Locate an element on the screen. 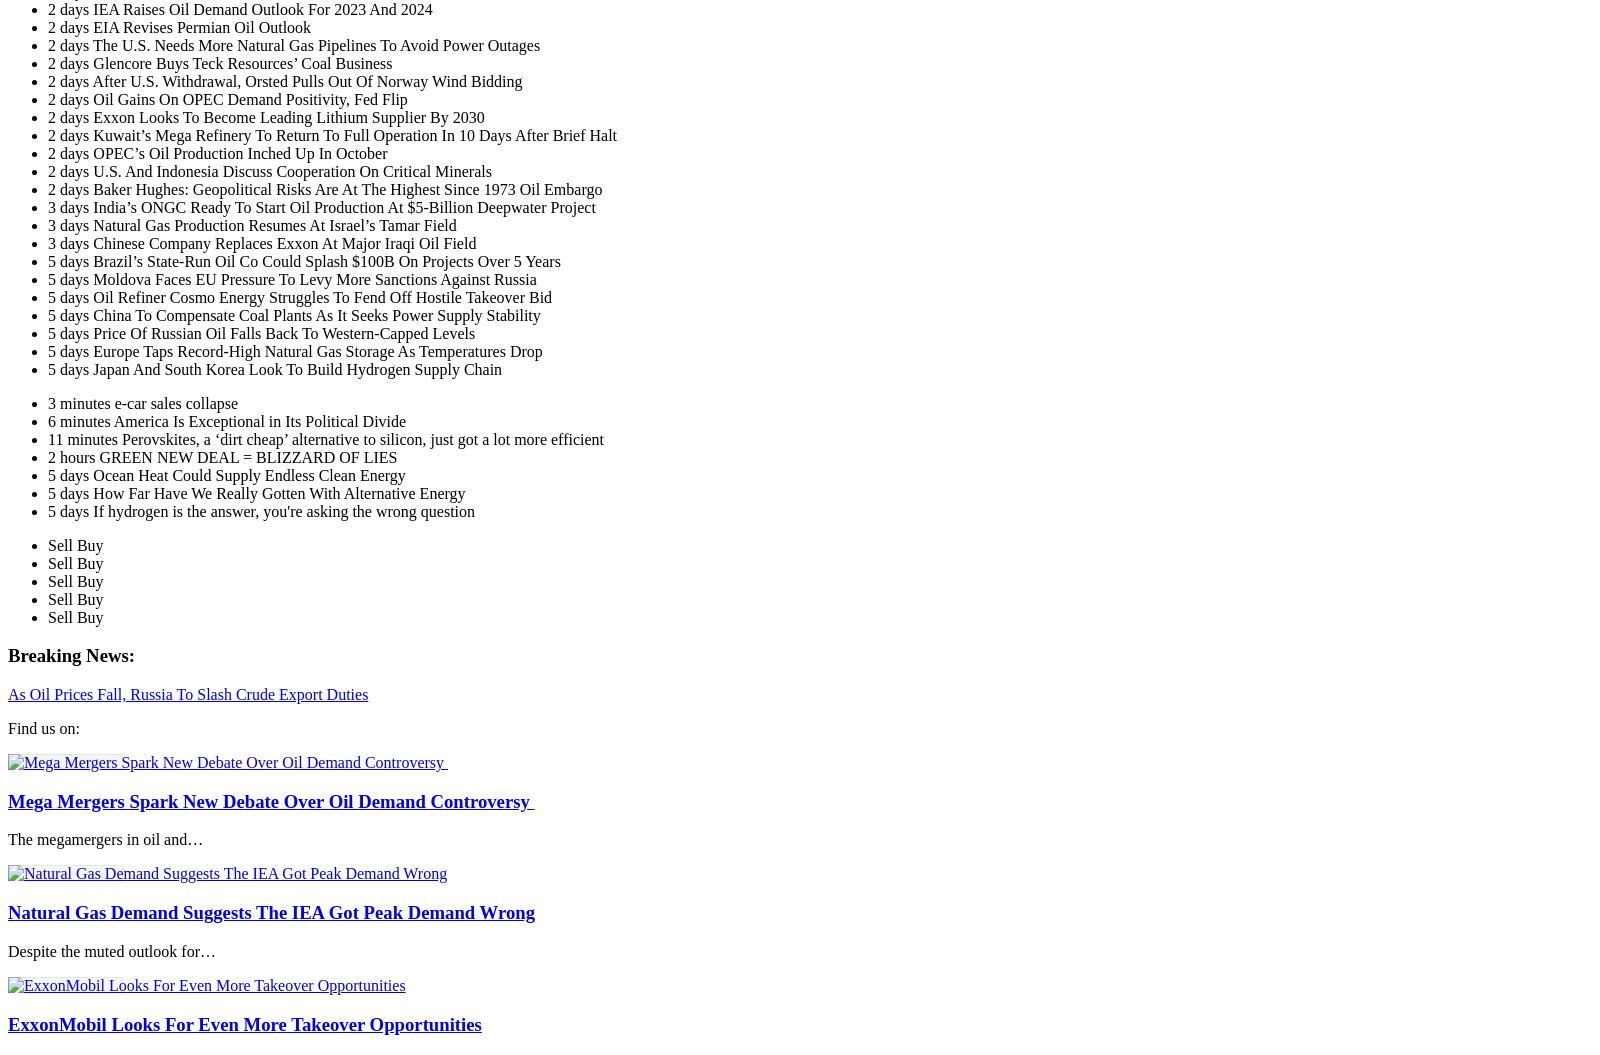 Image resolution: width=1600 pixels, height=1055 pixels. 'Japan And South Korea Look To Build Hydrogen Supply Chain' is located at coordinates (297, 368).